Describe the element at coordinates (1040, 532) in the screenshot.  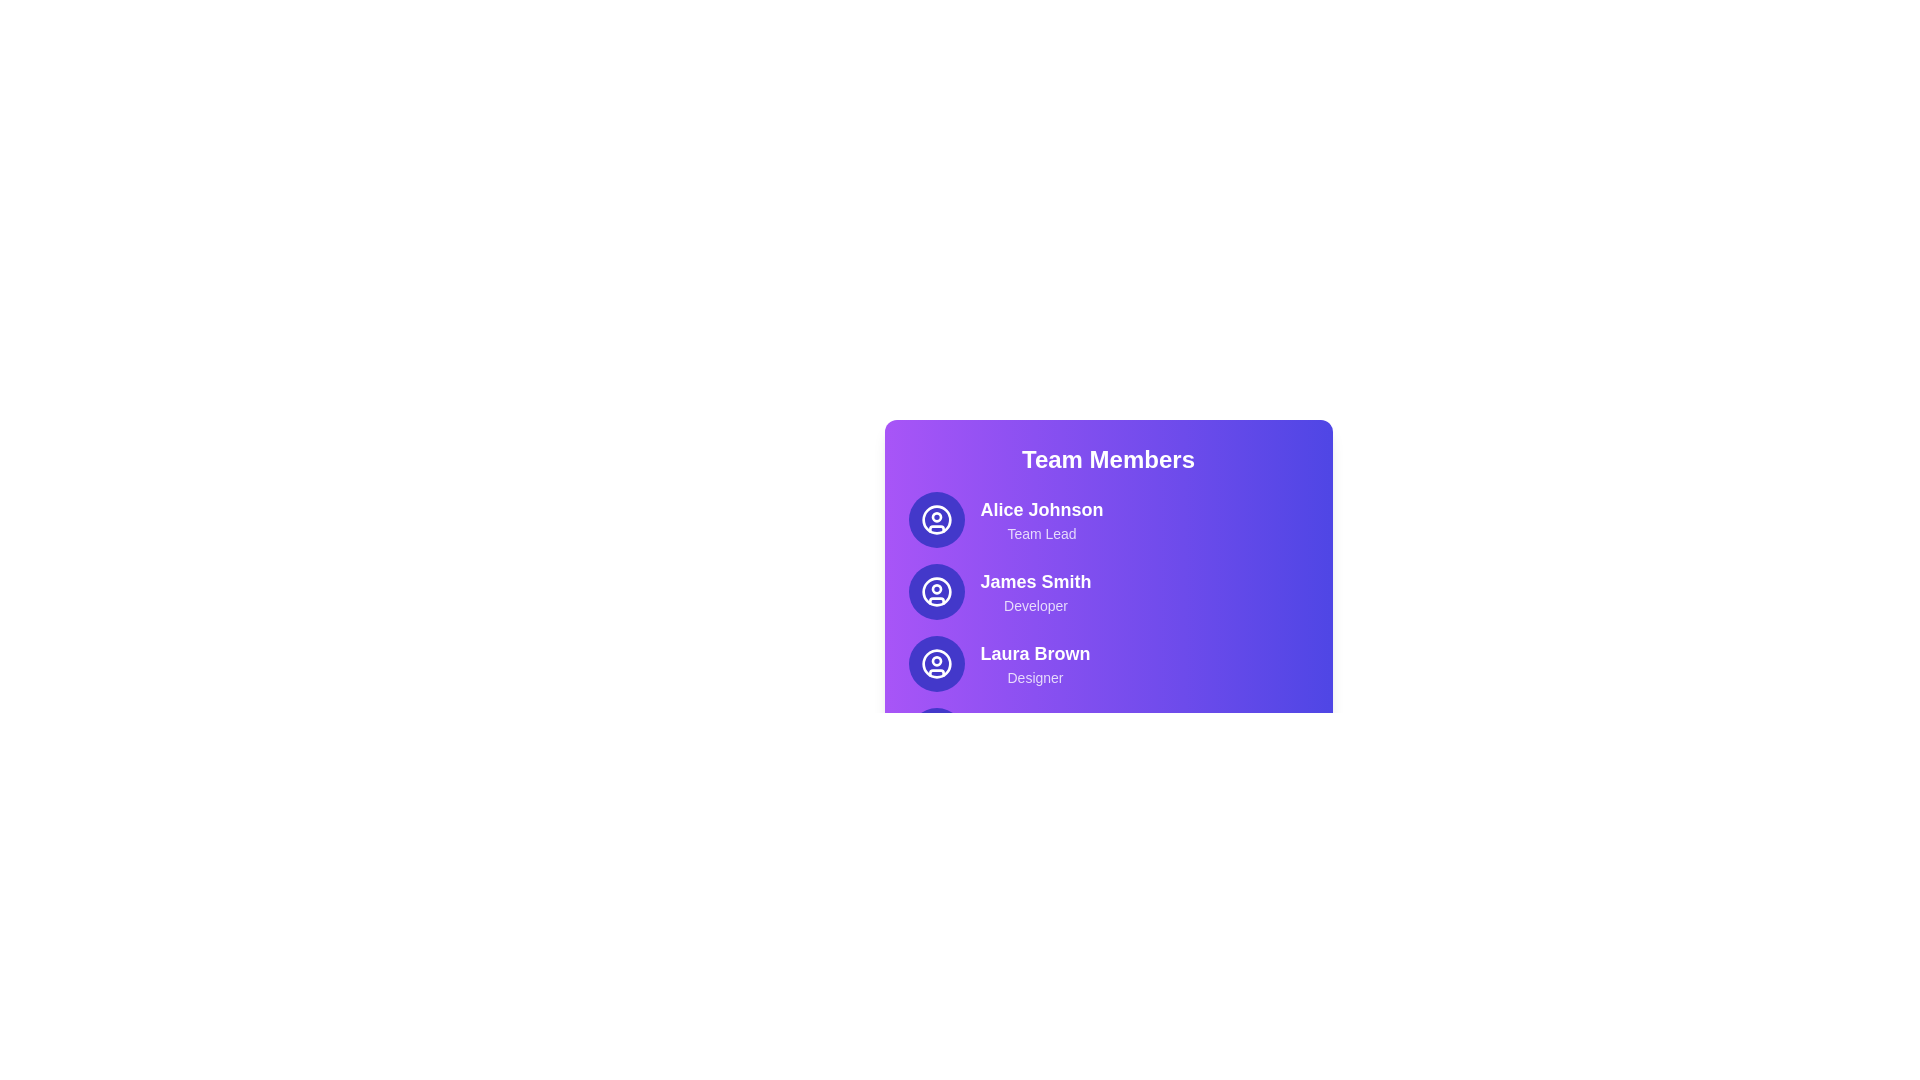
I see `the text label reading 'Team Lead', which is styled with a small font size and light font weight, positioned beneath the name 'Alice Johnson' in the top-most list item of the team members panel` at that location.